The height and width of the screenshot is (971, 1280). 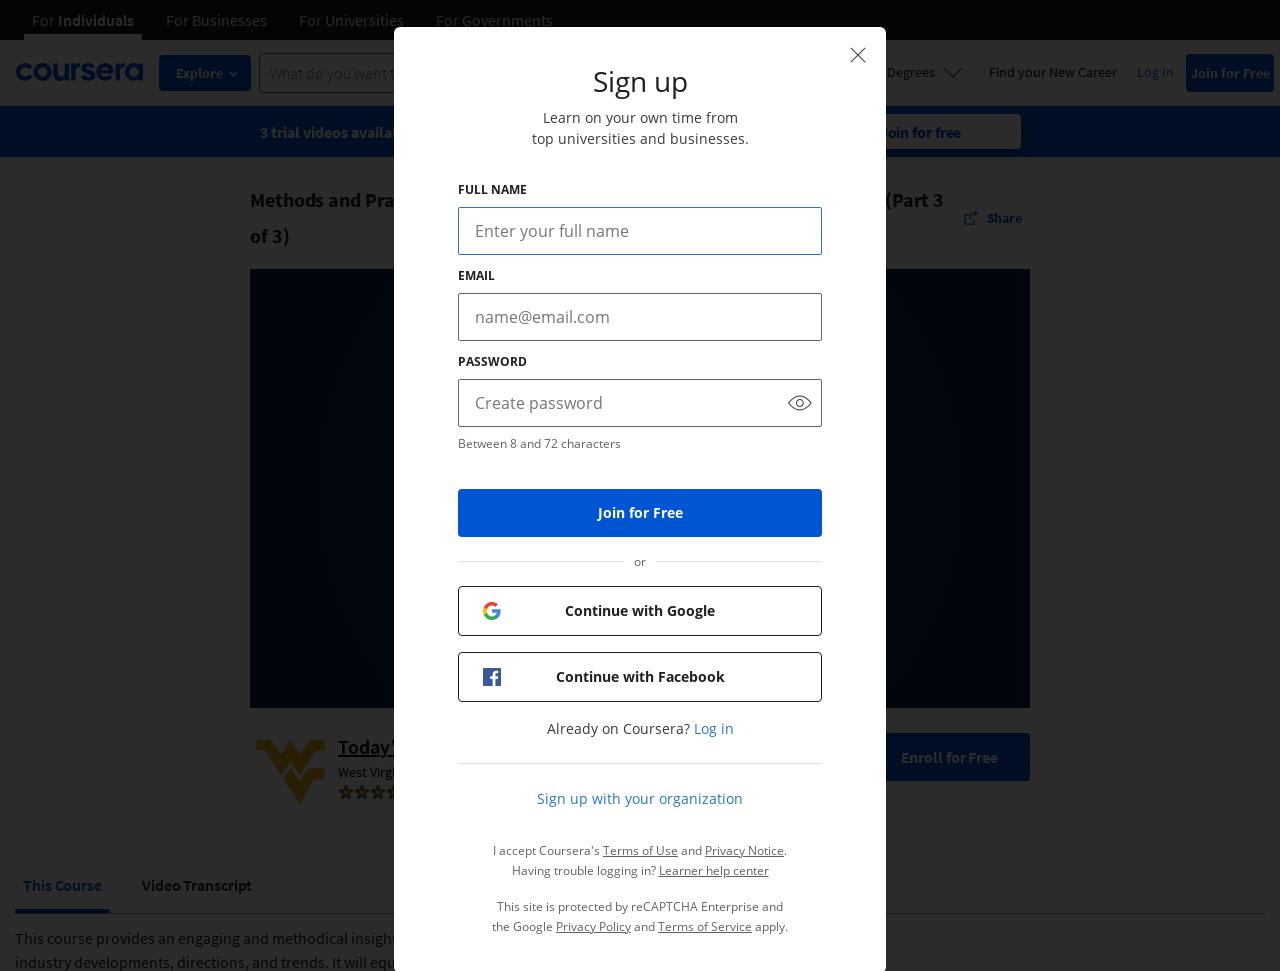 I want to click on 'Password', so click(x=492, y=361).